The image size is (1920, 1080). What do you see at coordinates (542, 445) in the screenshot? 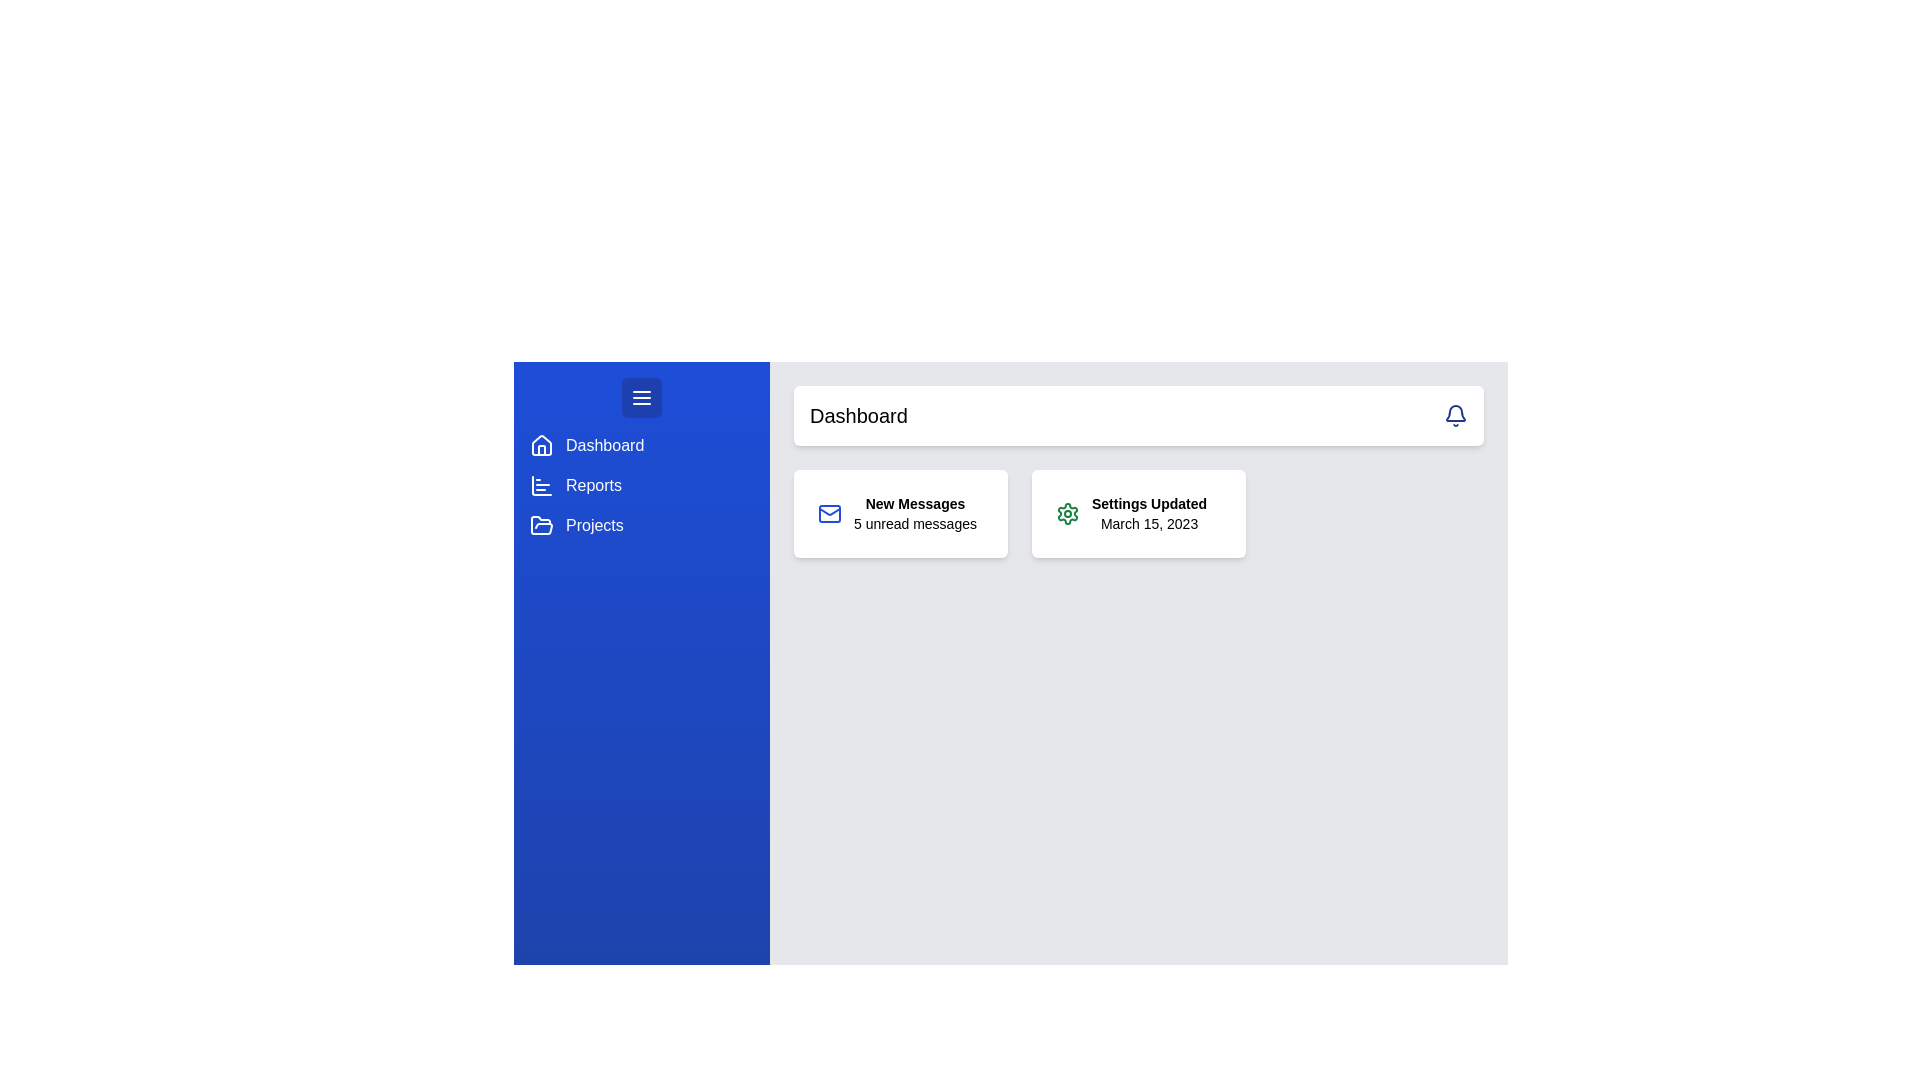
I see `the house-shaped icon with rounded edges located at the top of the blue sidebar menu next to the 'Dashboard' label` at bounding box center [542, 445].